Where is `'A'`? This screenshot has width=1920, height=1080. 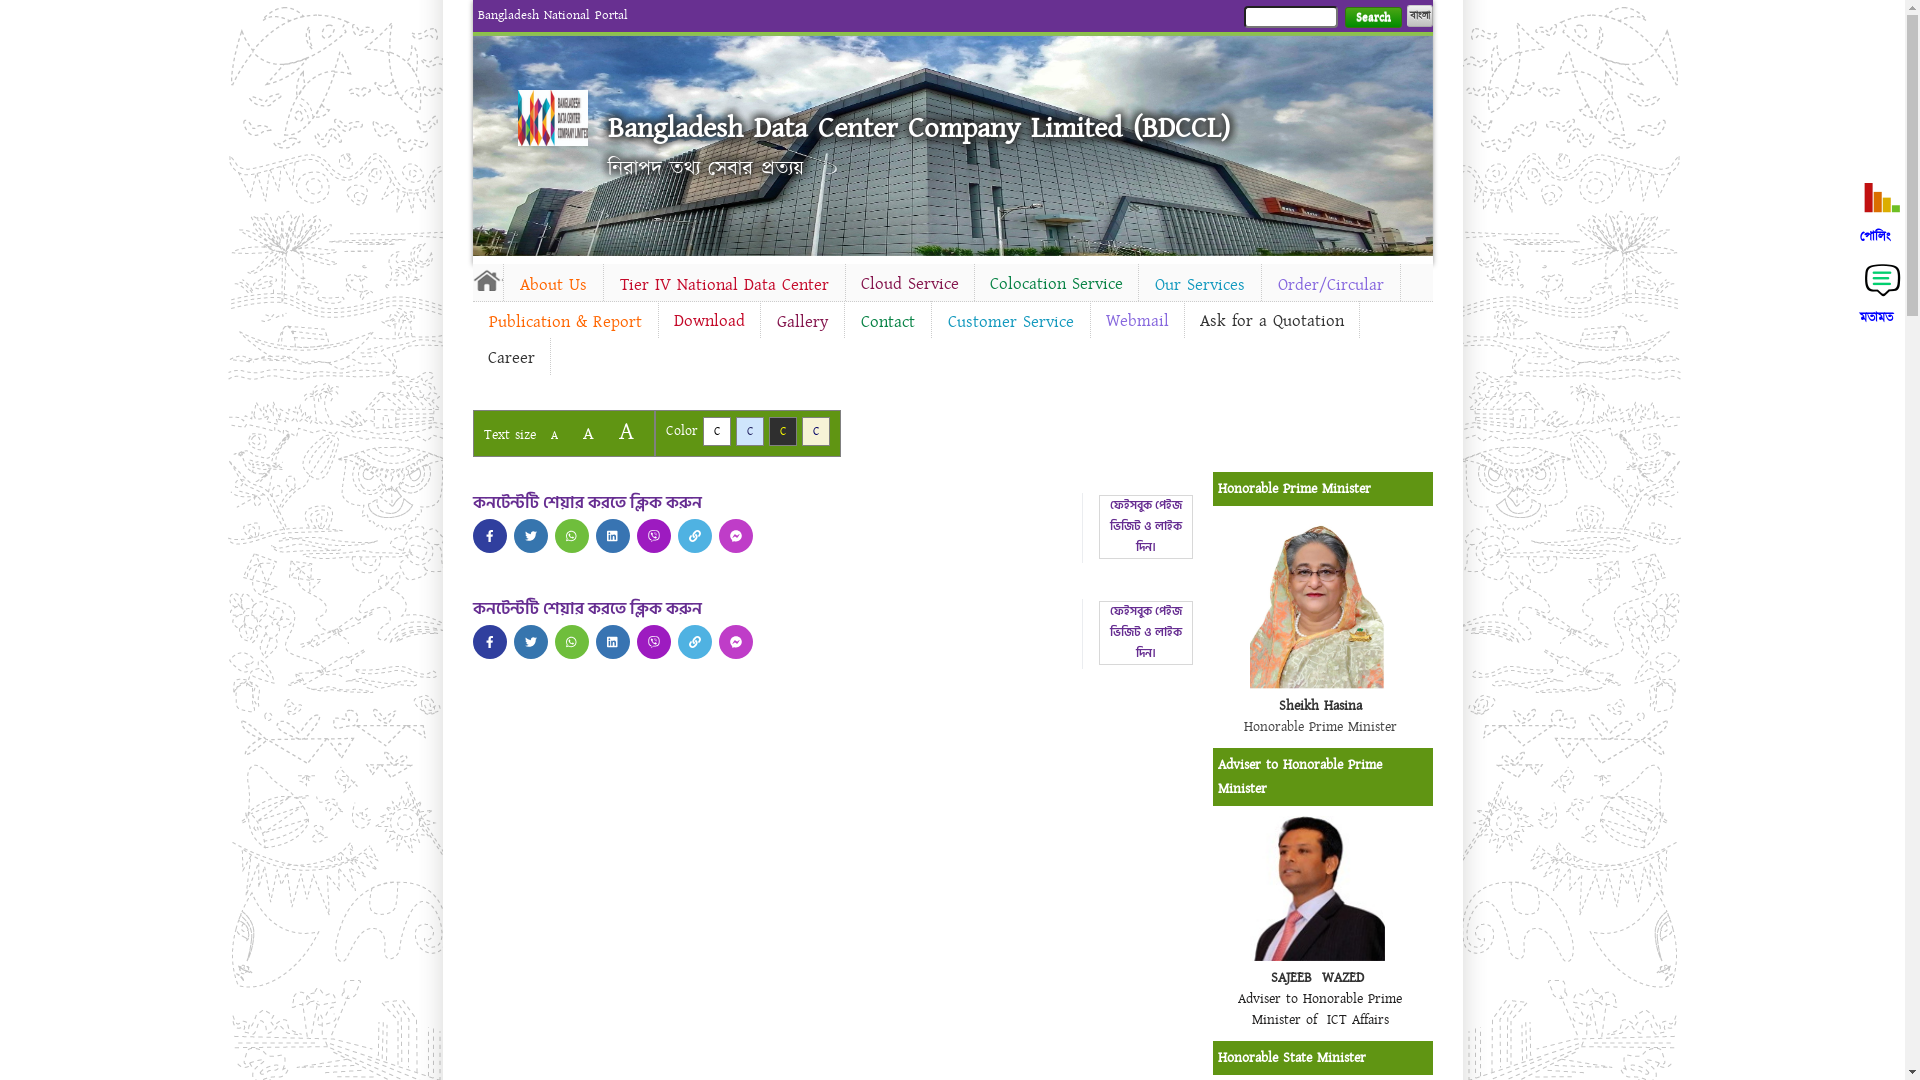
'A' is located at coordinates (624, 430).